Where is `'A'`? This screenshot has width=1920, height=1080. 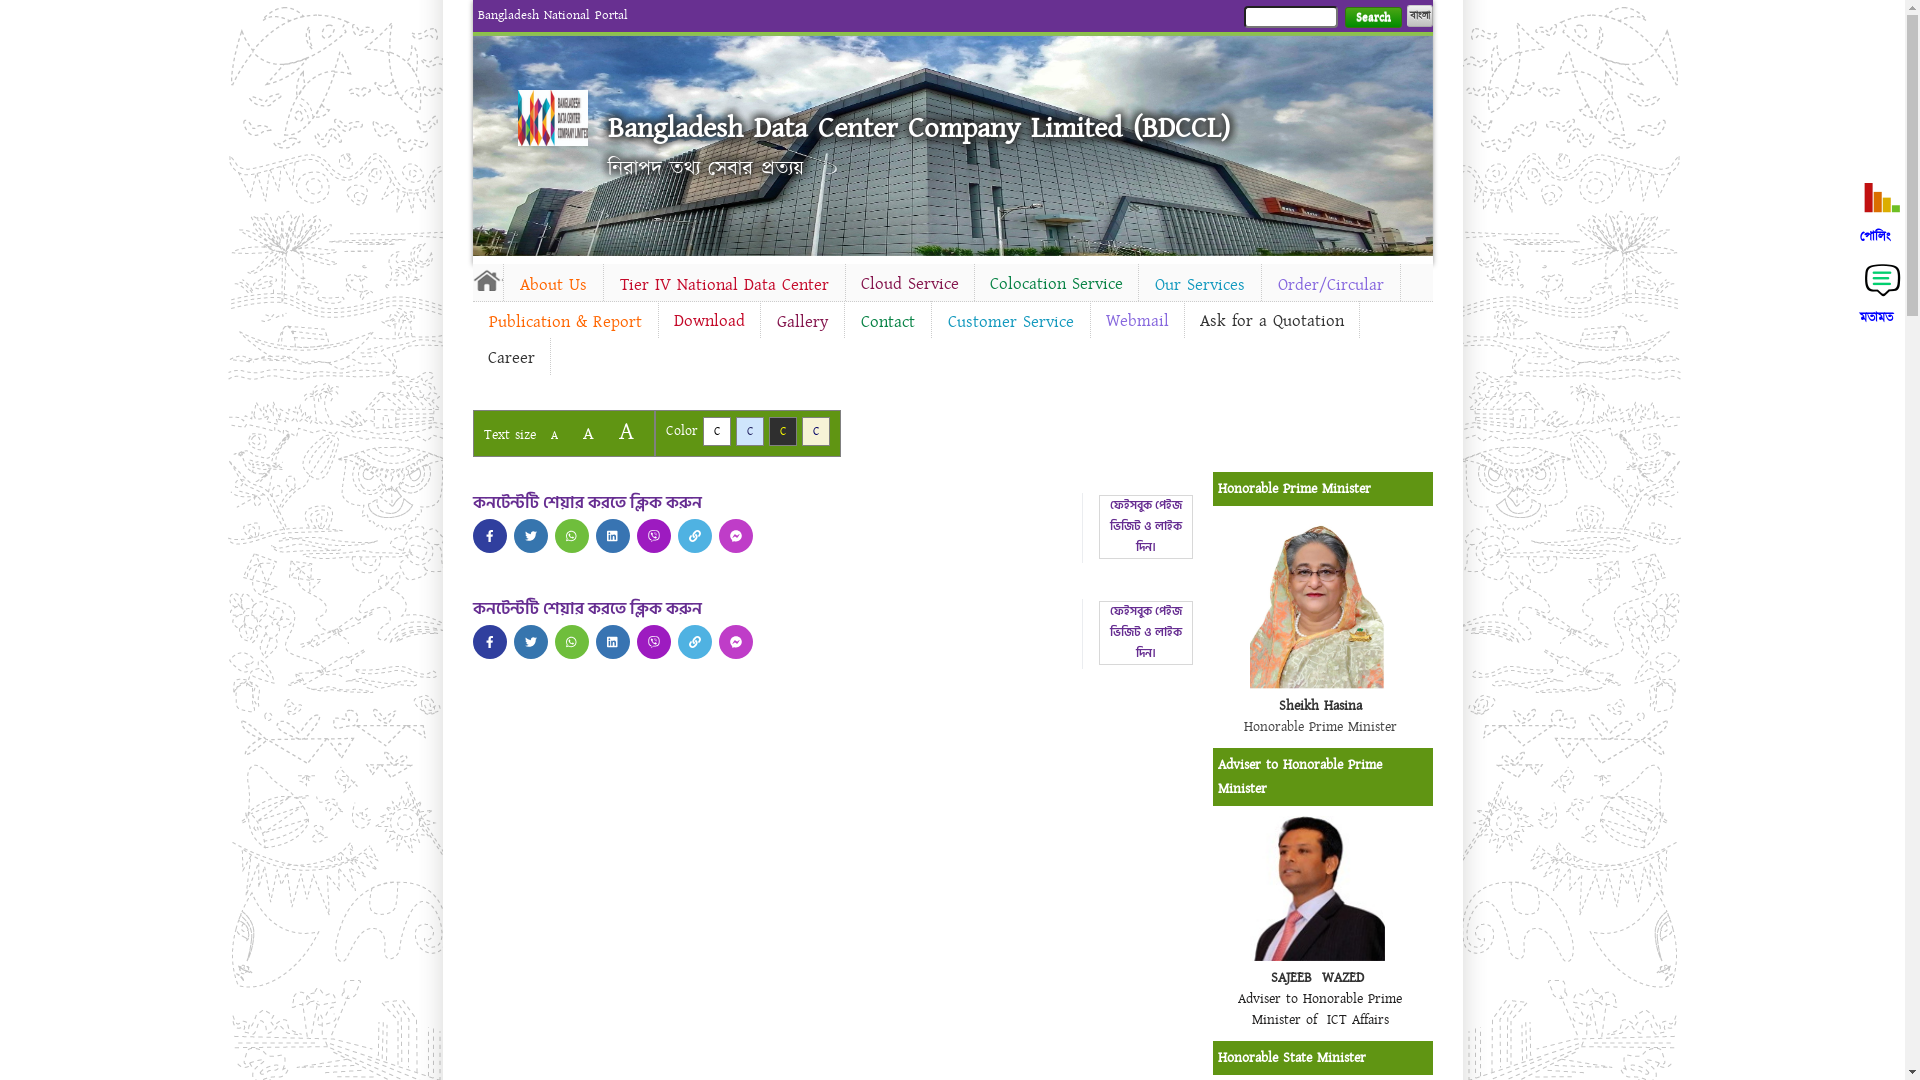
'A' is located at coordinates (624, 430).